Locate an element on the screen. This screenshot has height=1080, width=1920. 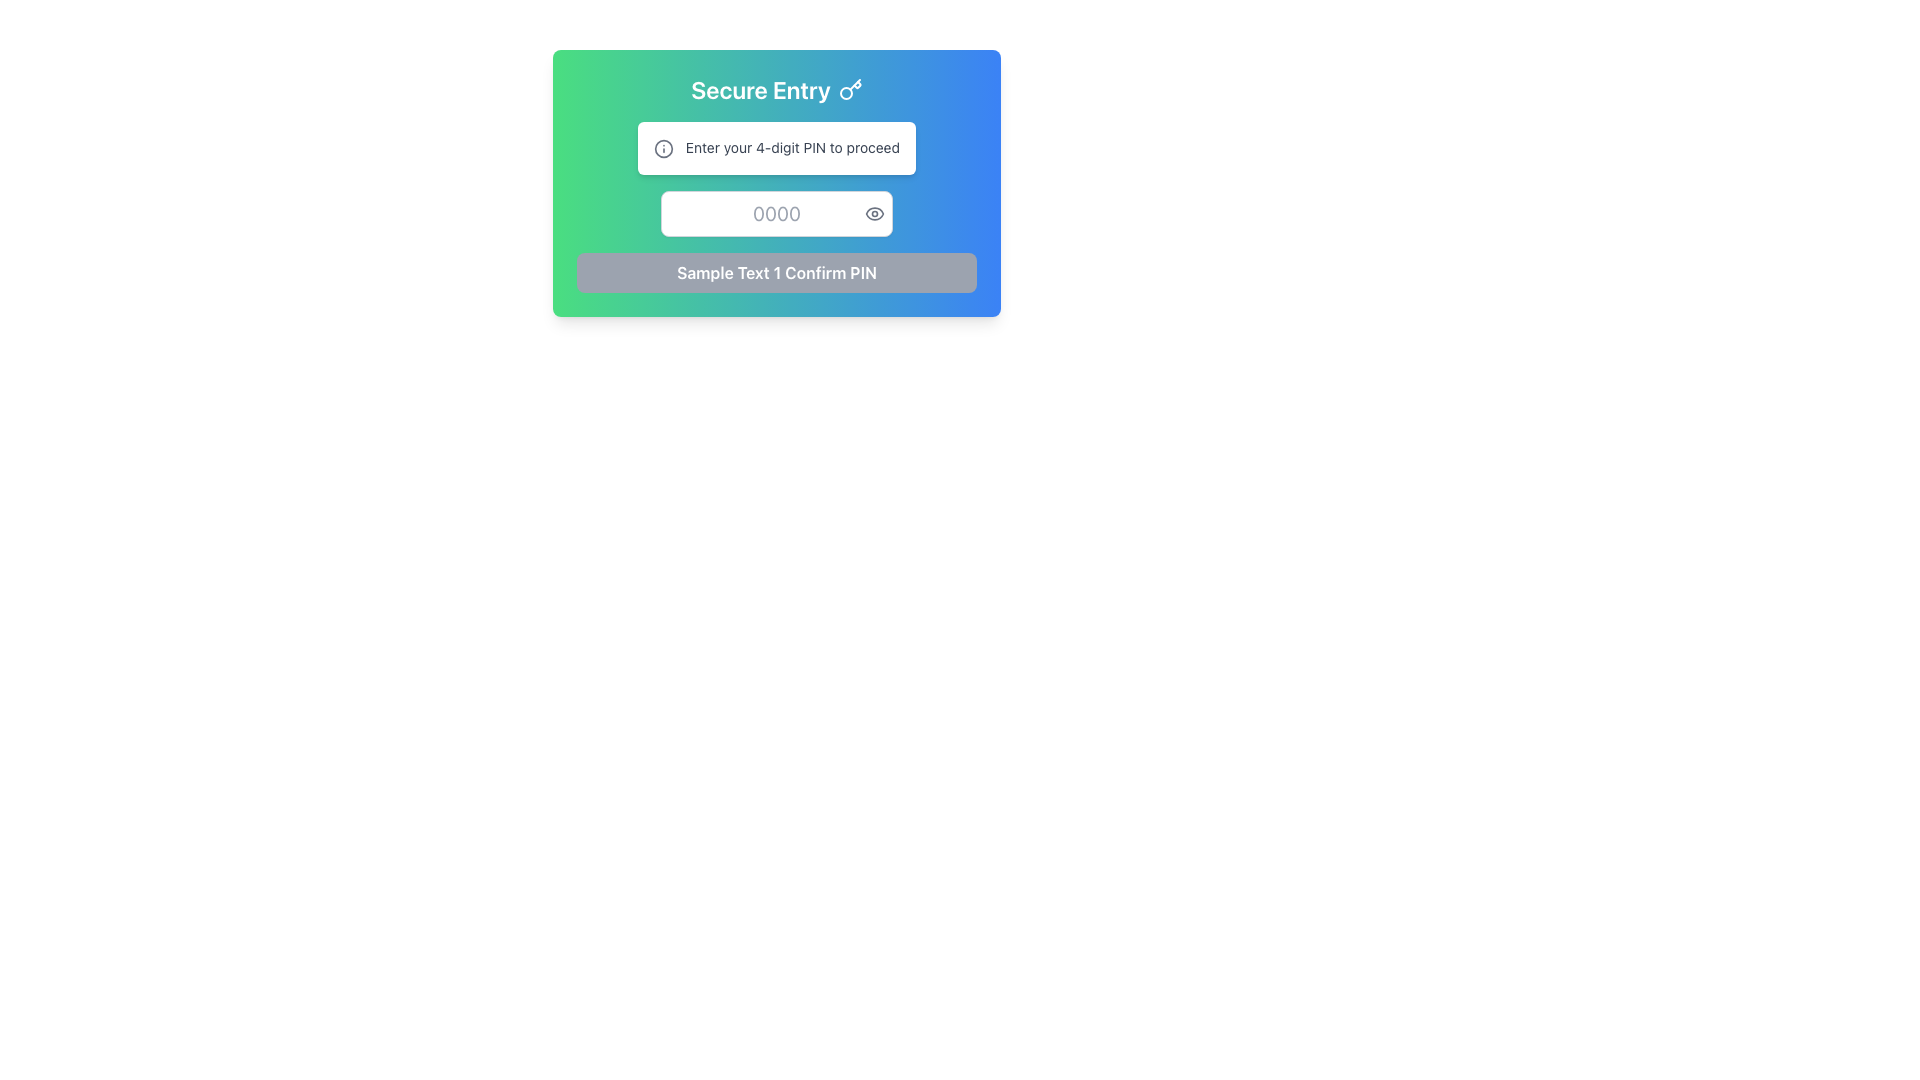
the small circular gray icon located to the immediate left of the text 'Enter your 4-digit PIN to proceed' is located at coordinates (664, 148).